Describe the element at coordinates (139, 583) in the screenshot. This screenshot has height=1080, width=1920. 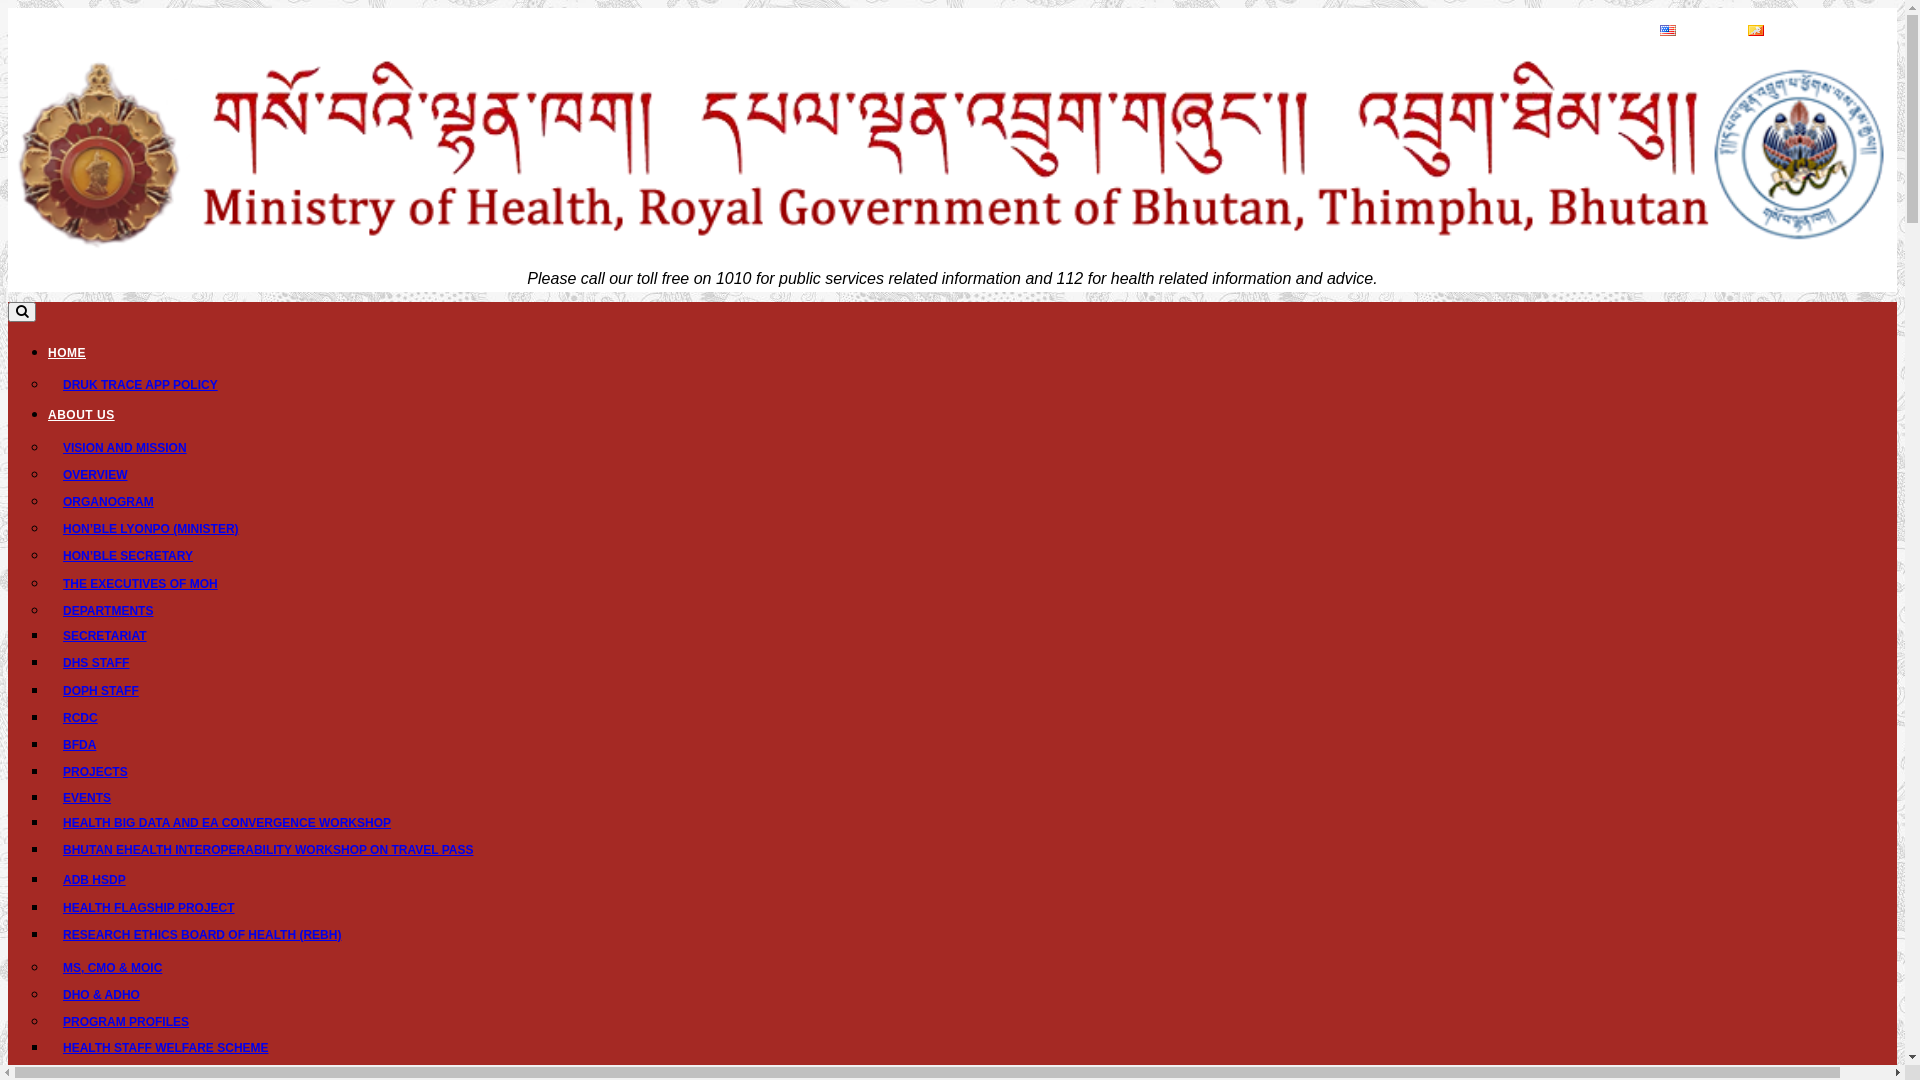
I see `'THE EXECUTIVES OF MOH'` at that location.